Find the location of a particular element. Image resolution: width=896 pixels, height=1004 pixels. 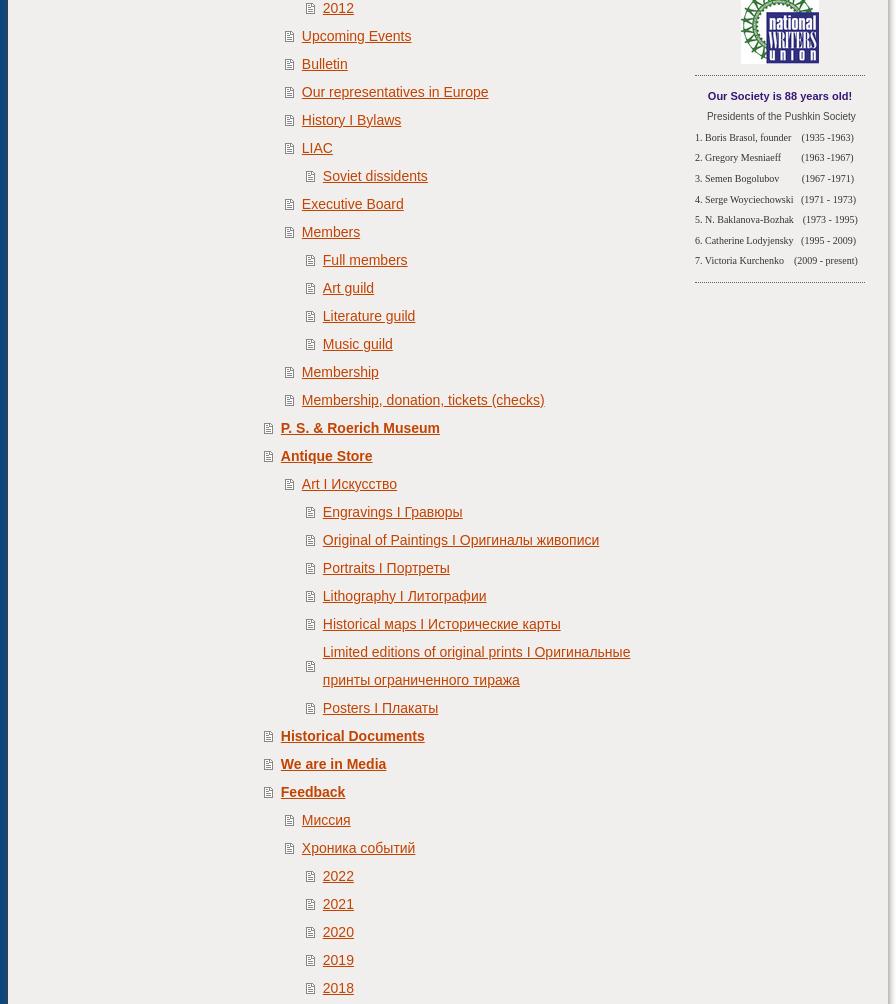

'Historical Documents' is located at coordinates (352, 734).